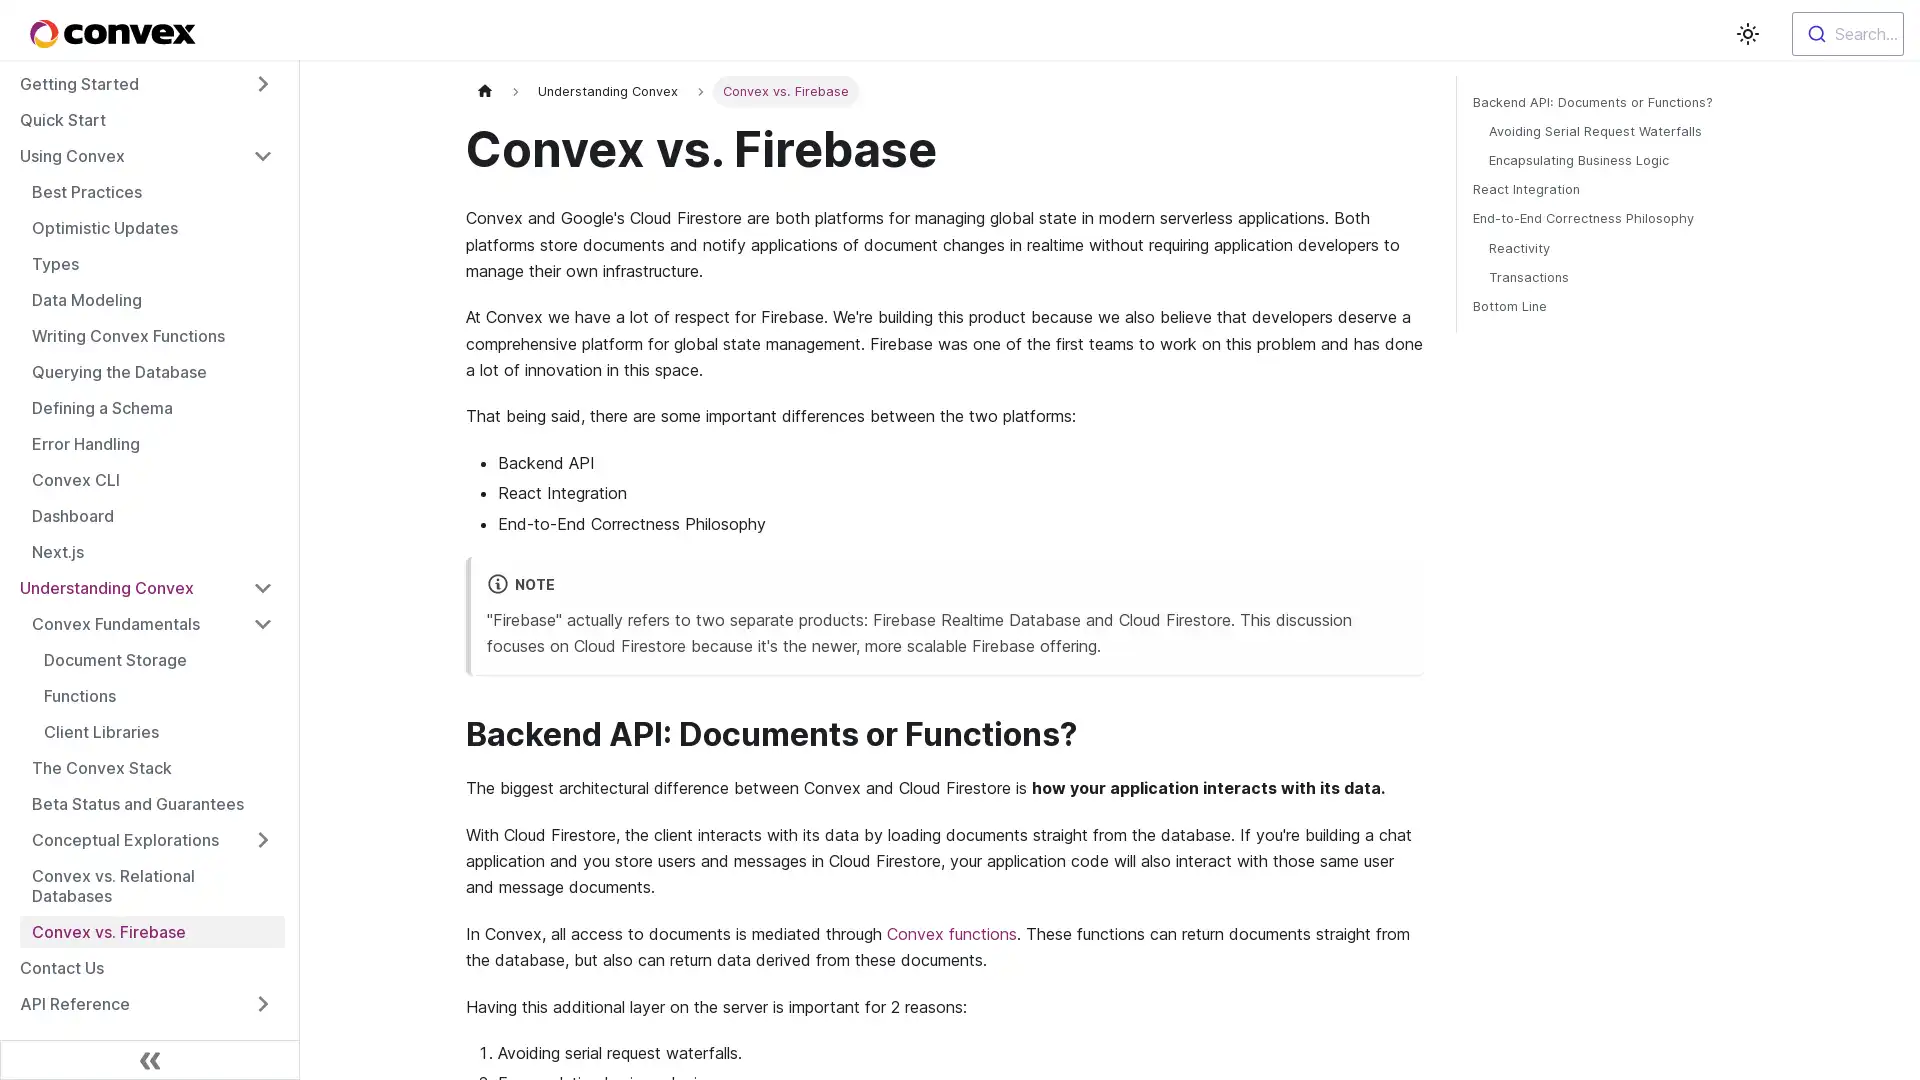 The image size is (1920, 1080). What do you see at coordinates (262, 623) in the screenshot?
I see `Toggle the collapsible sidebar category 'Convex Fundamentals'` at bounding box center [262, 623].